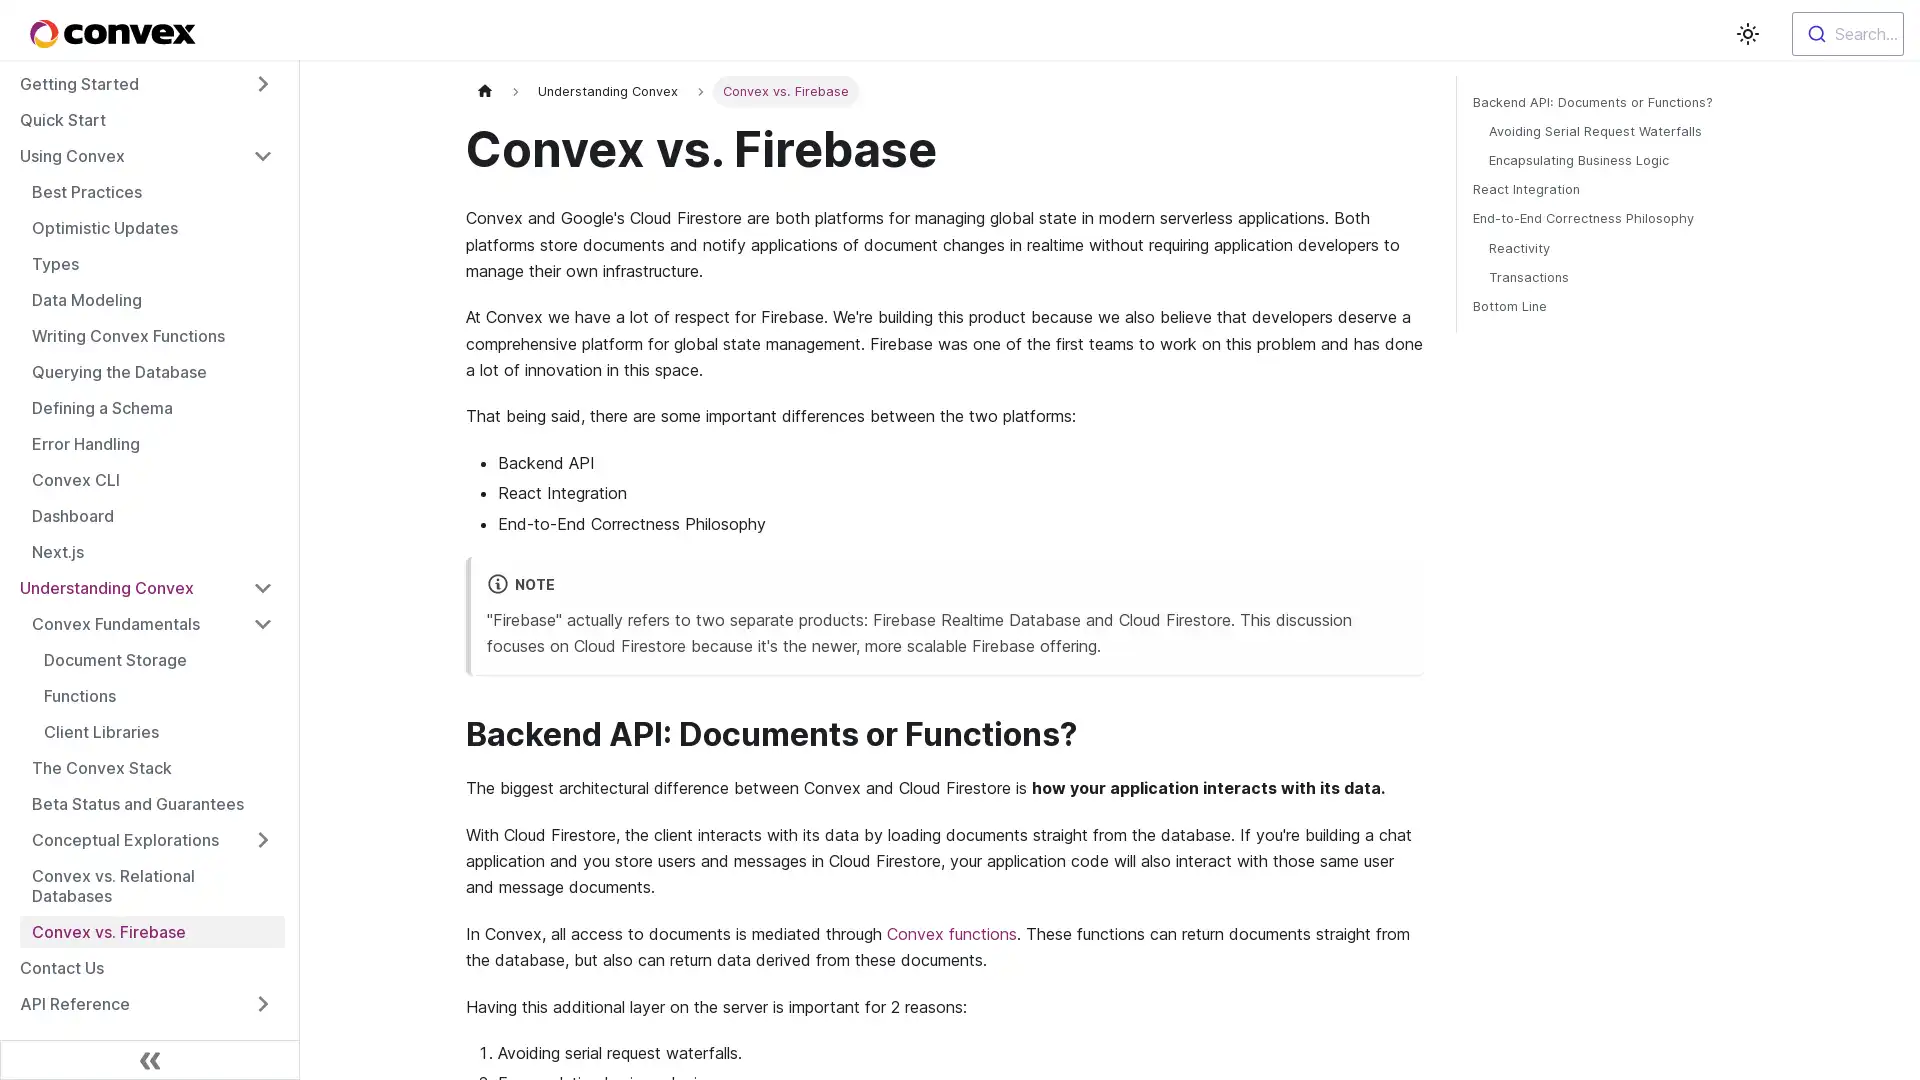 The image size is (1920, 1080). What do you see at coordinates (262, 623) in the screenshot?
I see `Toggle the collapsible sidebar category 'Convex Fundamentals'` at bounding box center [262, 623].